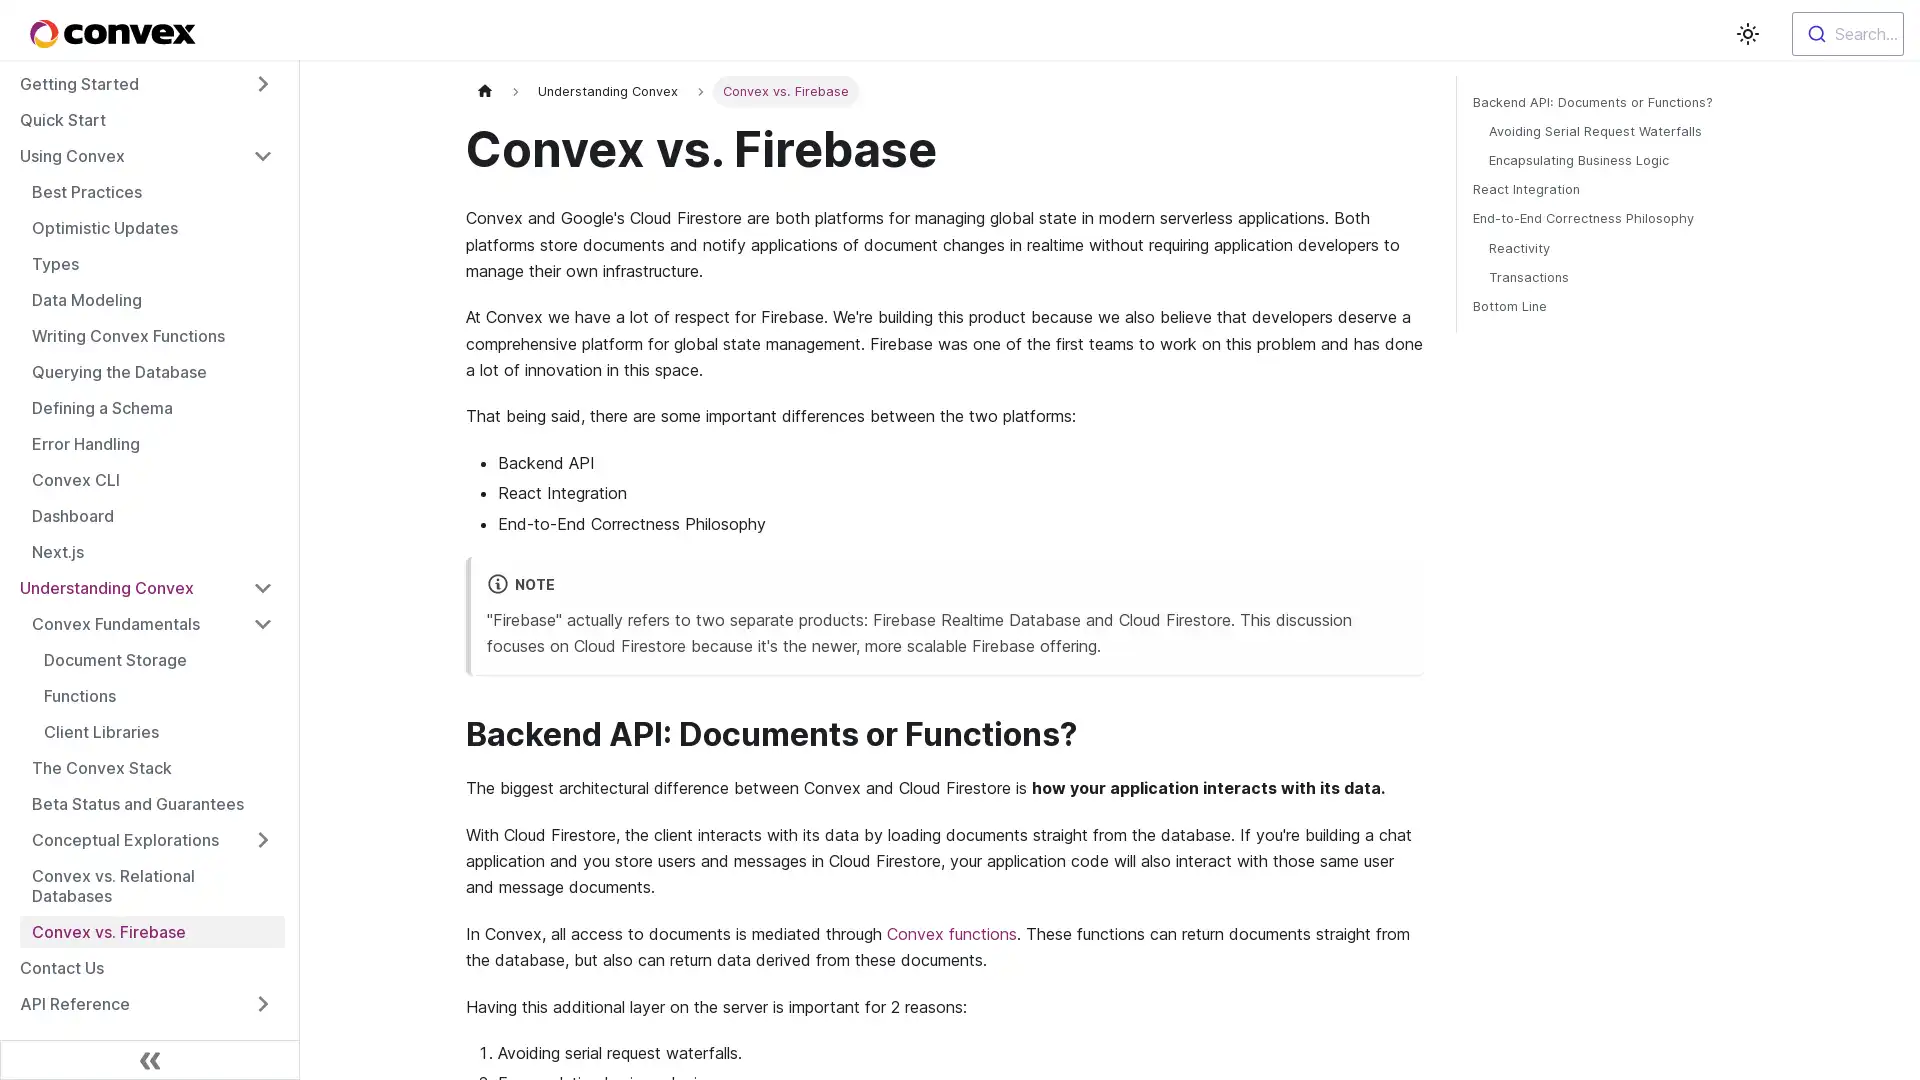 The image size is (1920, 1080). What do you see at coordinates (262, 623) in the screenshot?
I see `Toggle the collapsible sidebar category 'Convex Fundamentals'` at bounding box center [262, 623].